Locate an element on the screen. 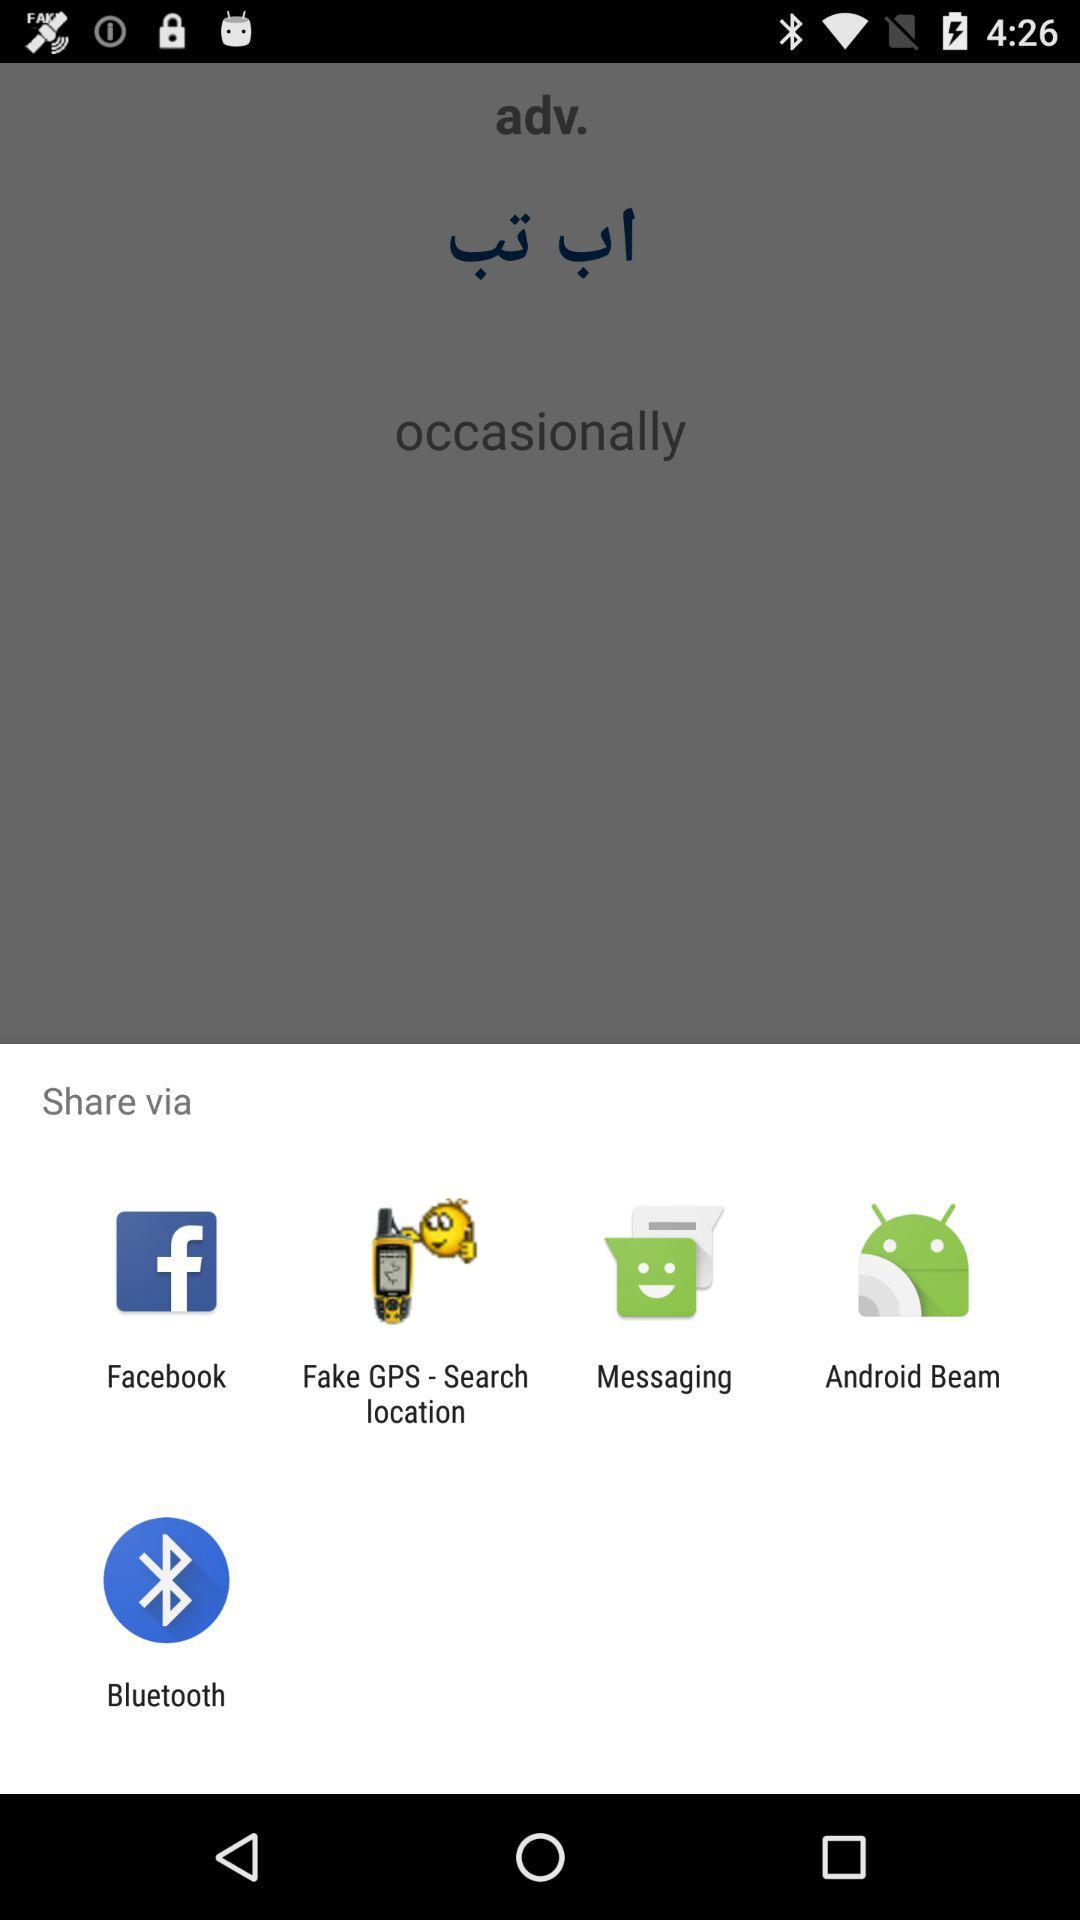 The height and width of the screenshot is (1920, 1080). messaging is located at coordinates (664, 1392).